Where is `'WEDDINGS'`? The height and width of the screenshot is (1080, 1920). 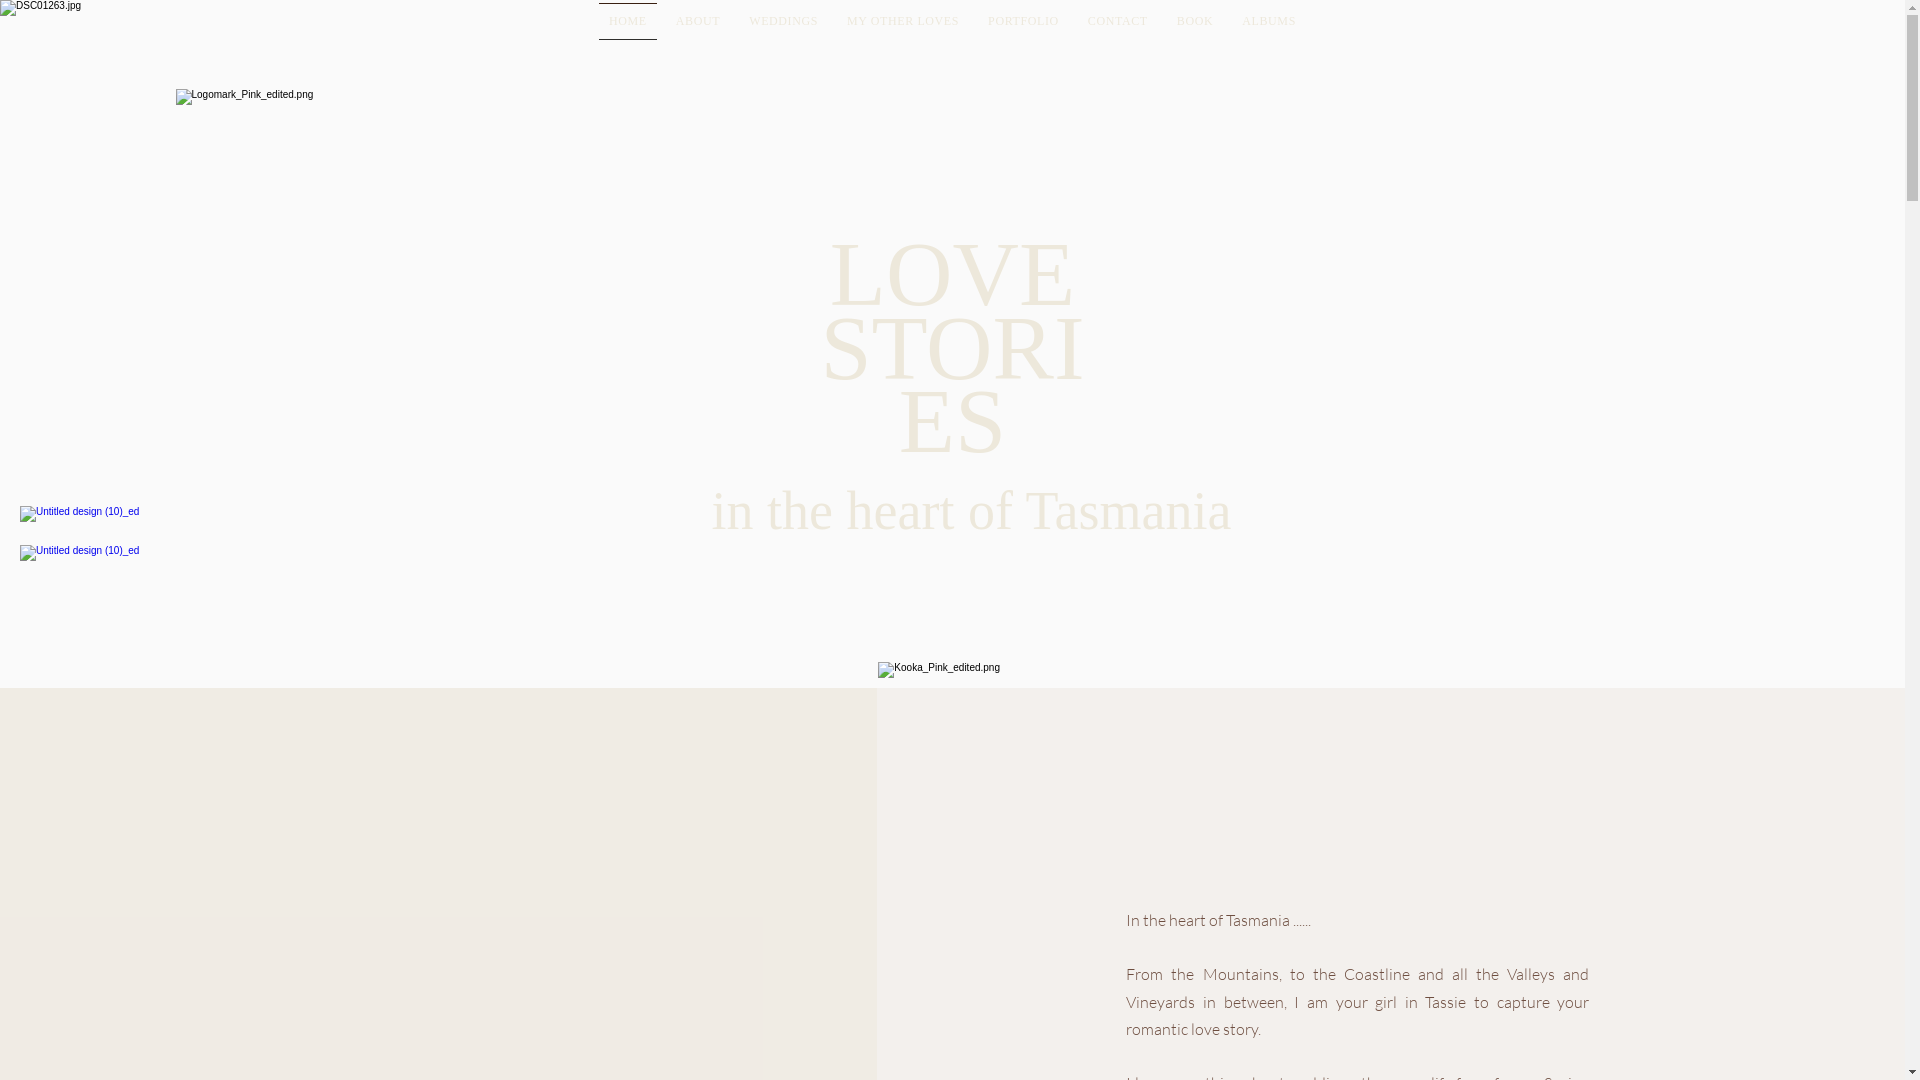
'WEDDINGS' is located at coordinates (782, 21).